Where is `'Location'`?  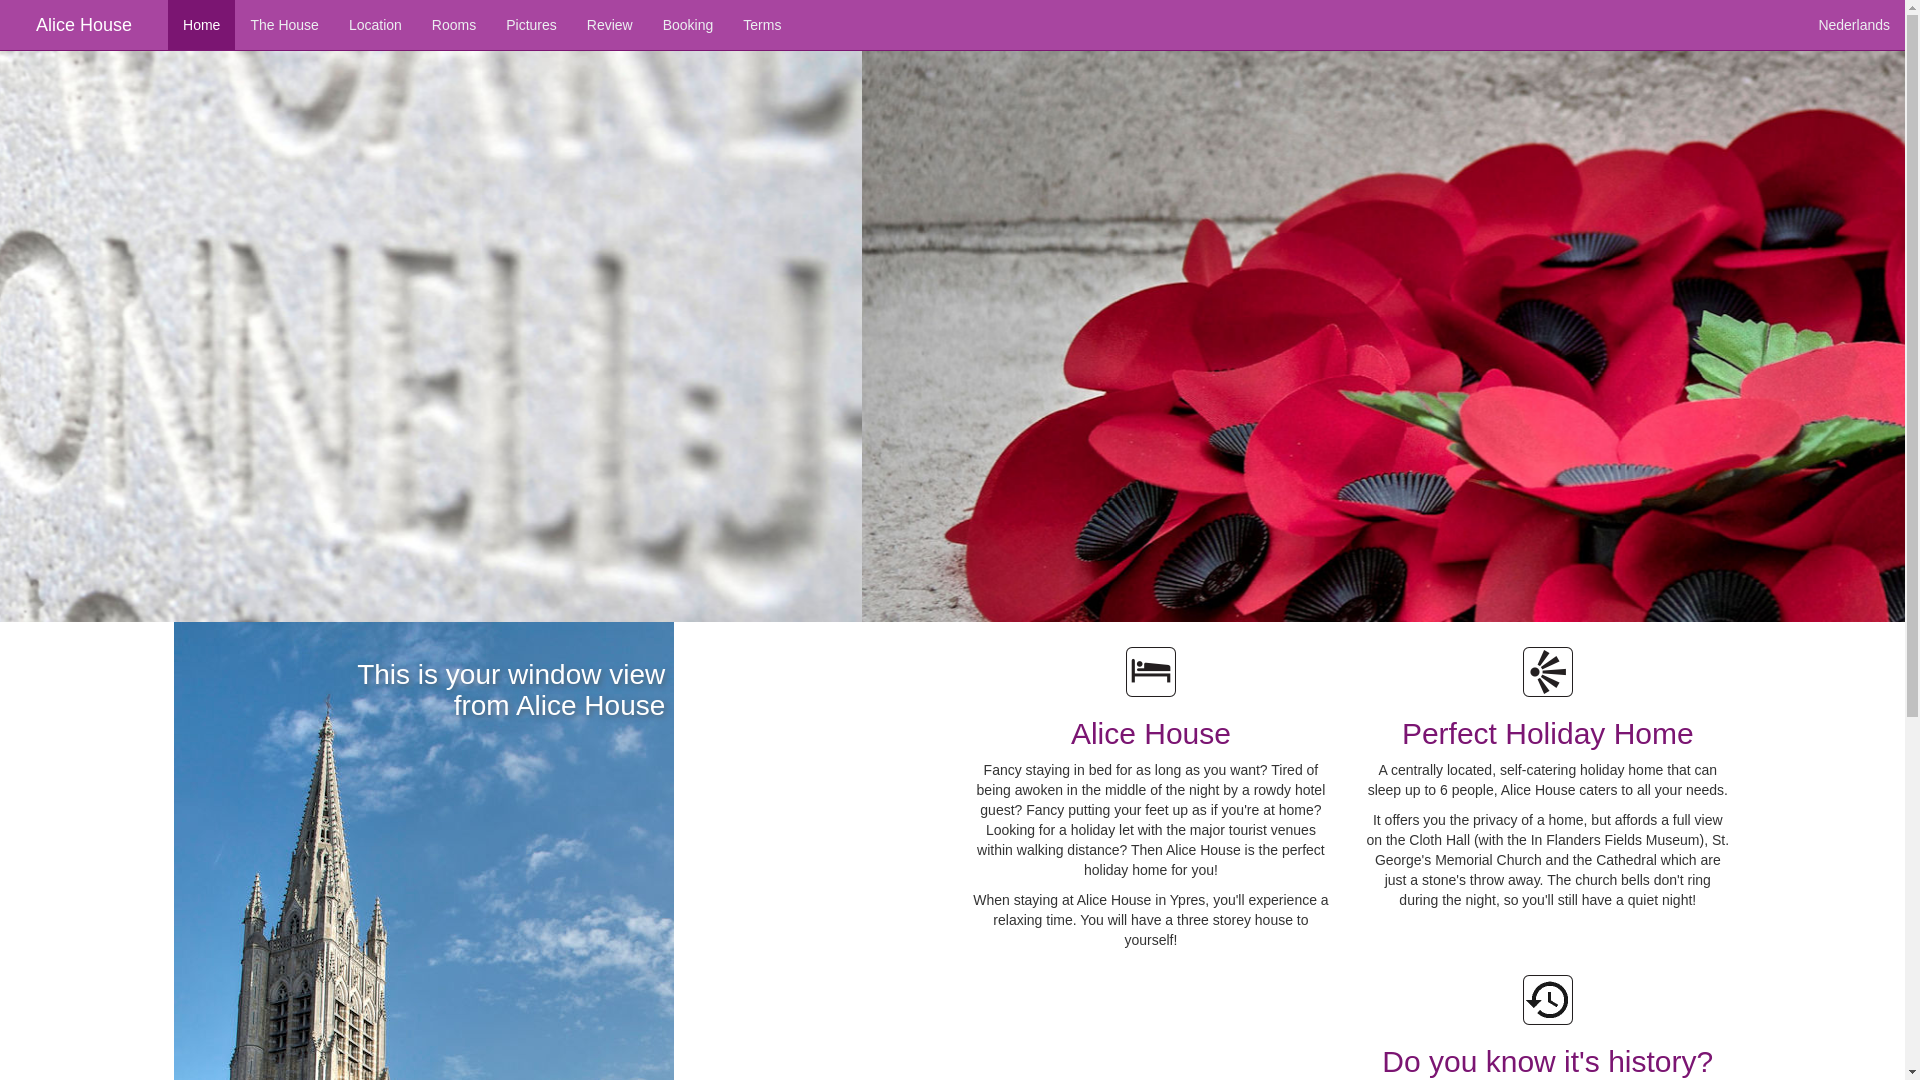
'Location' is located at coordinates (334, 24).